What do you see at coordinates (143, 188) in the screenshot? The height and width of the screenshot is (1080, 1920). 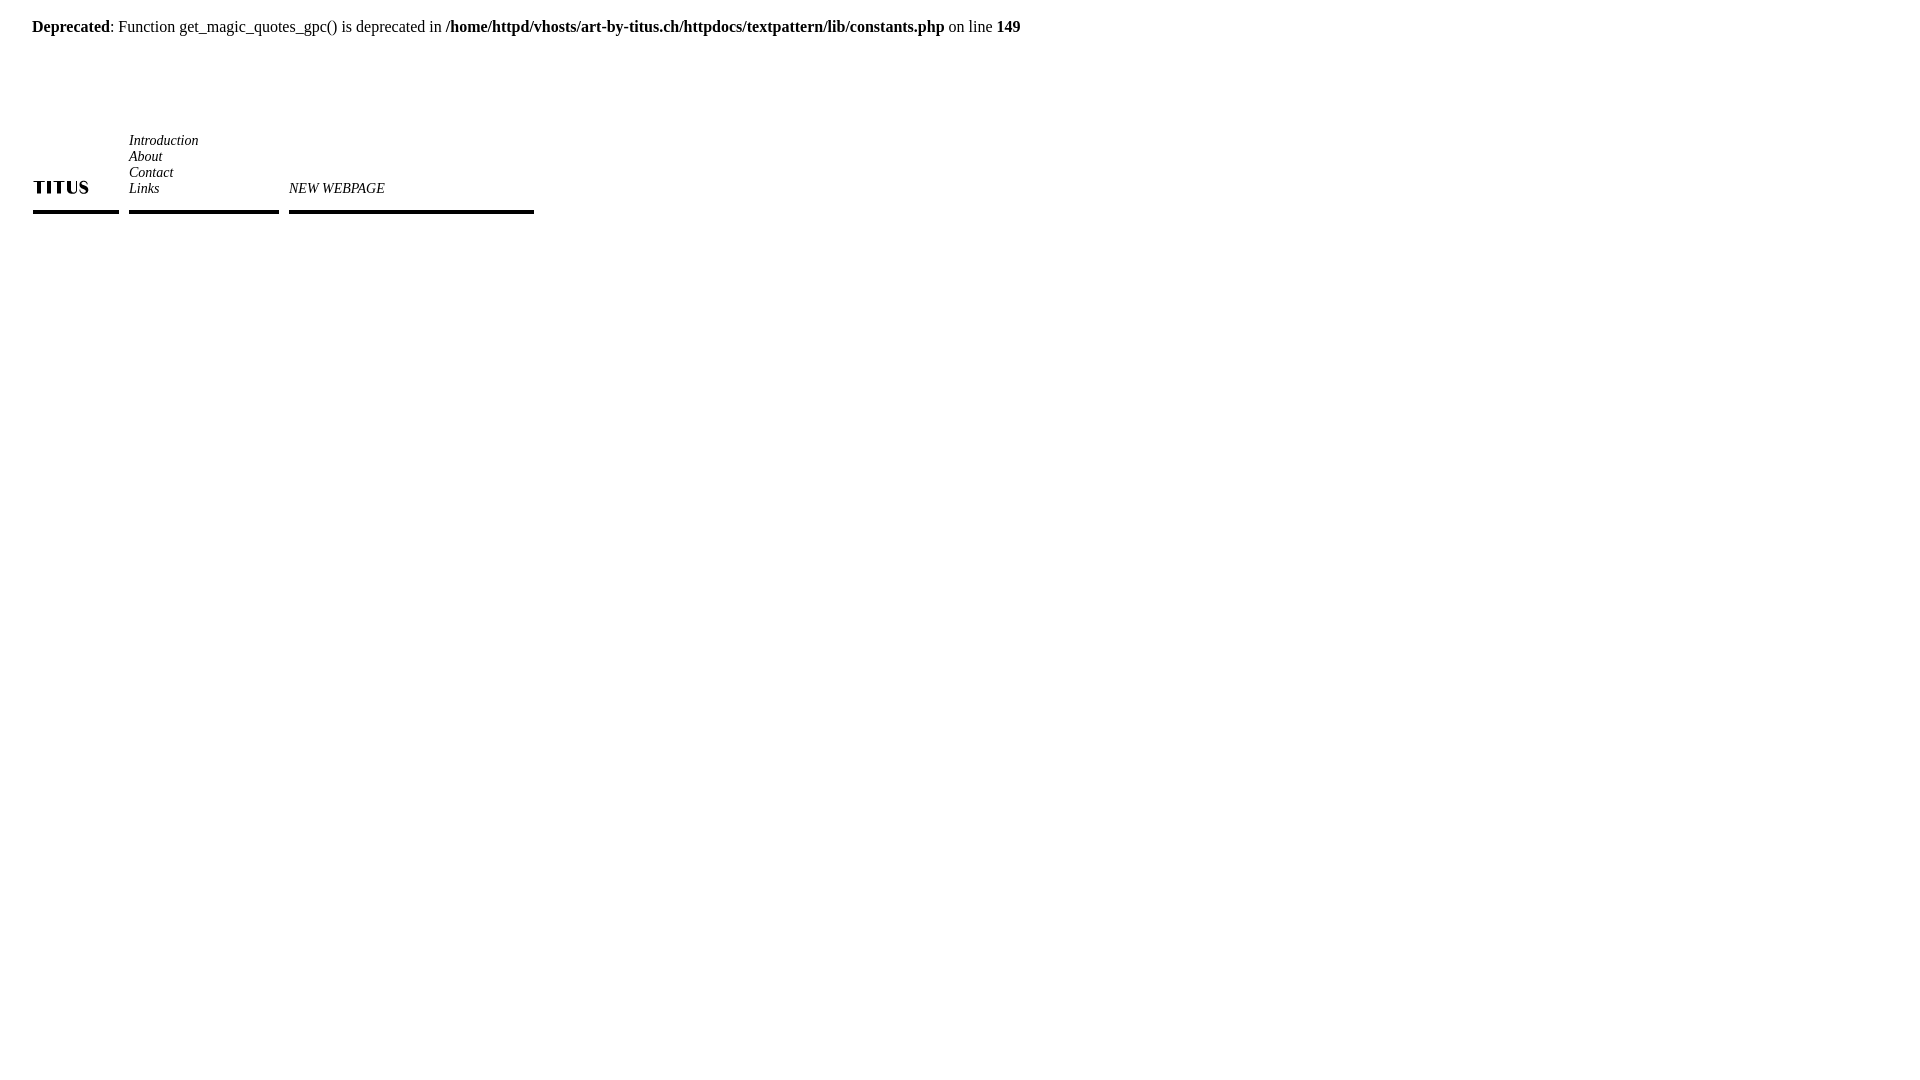 I see `'Links'` at bounding box center [143, 188].